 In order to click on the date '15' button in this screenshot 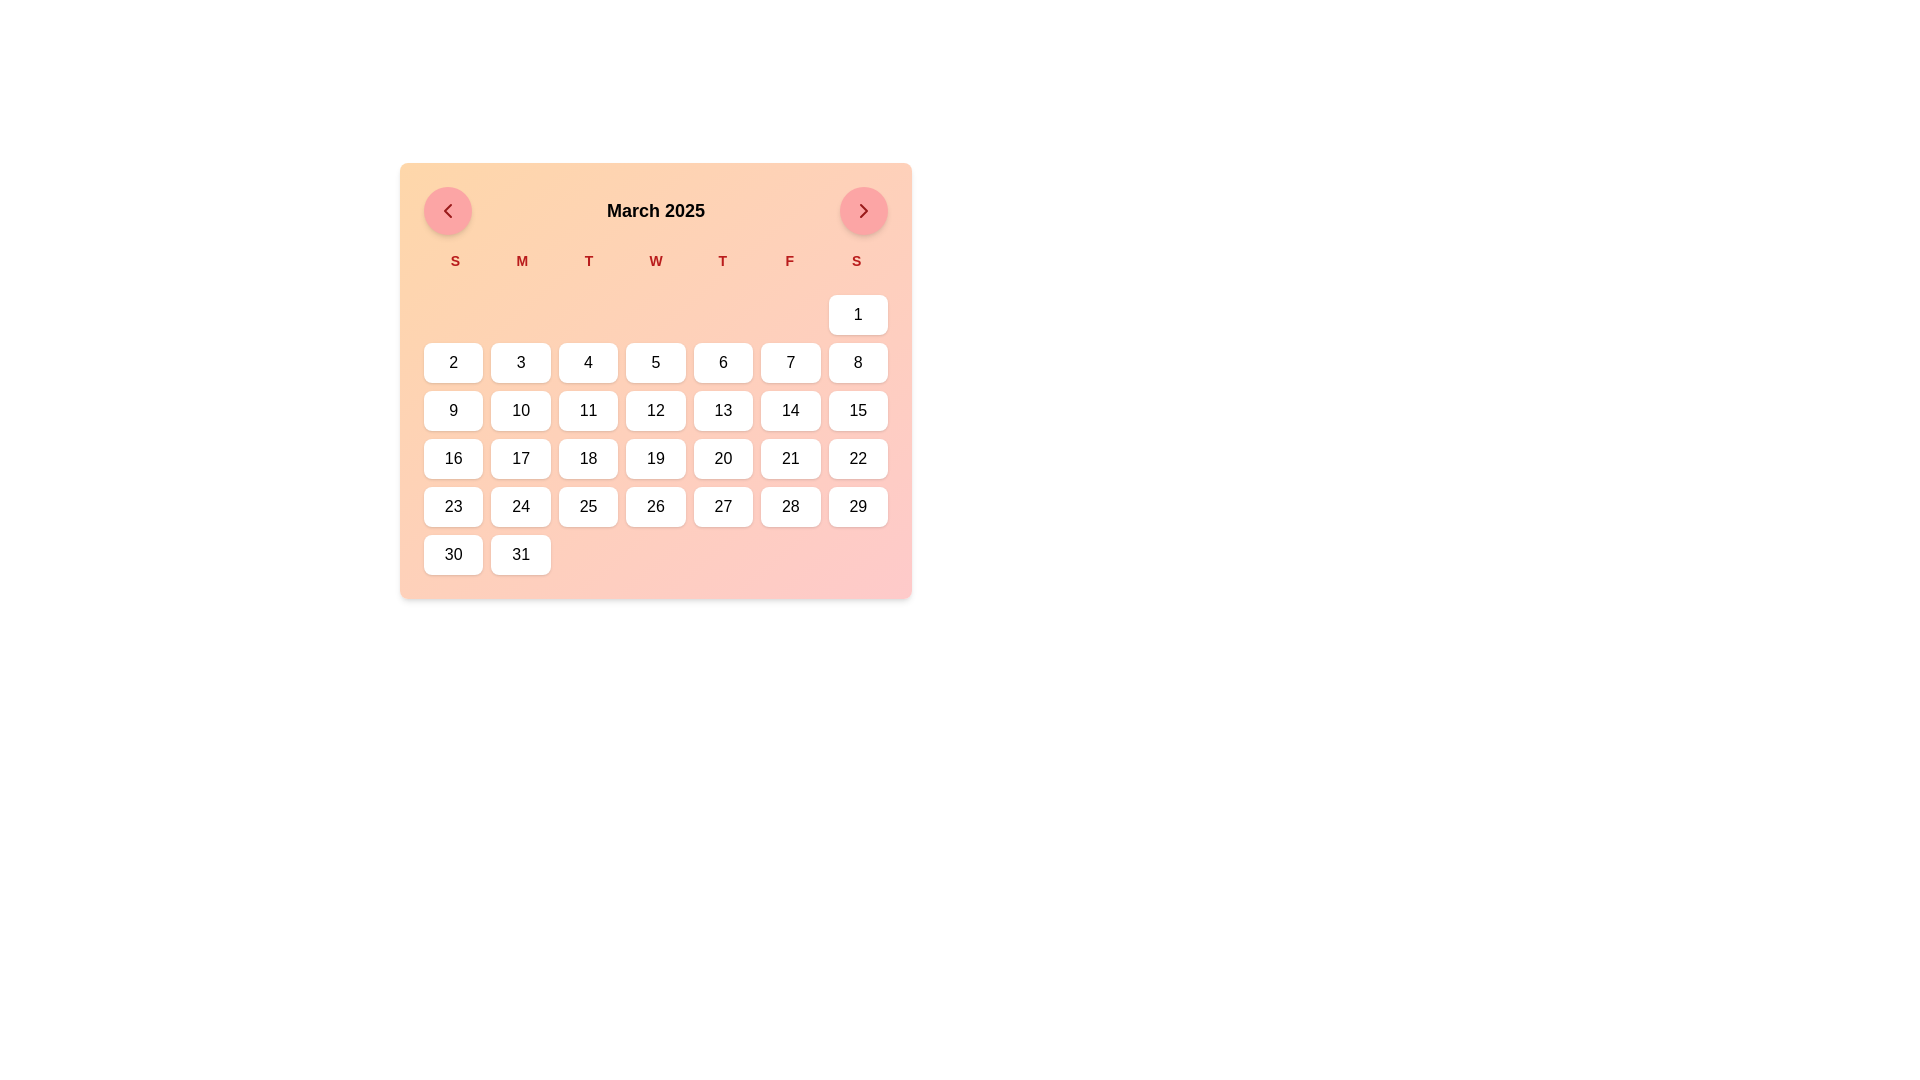, I will do `click(858, 410)`.